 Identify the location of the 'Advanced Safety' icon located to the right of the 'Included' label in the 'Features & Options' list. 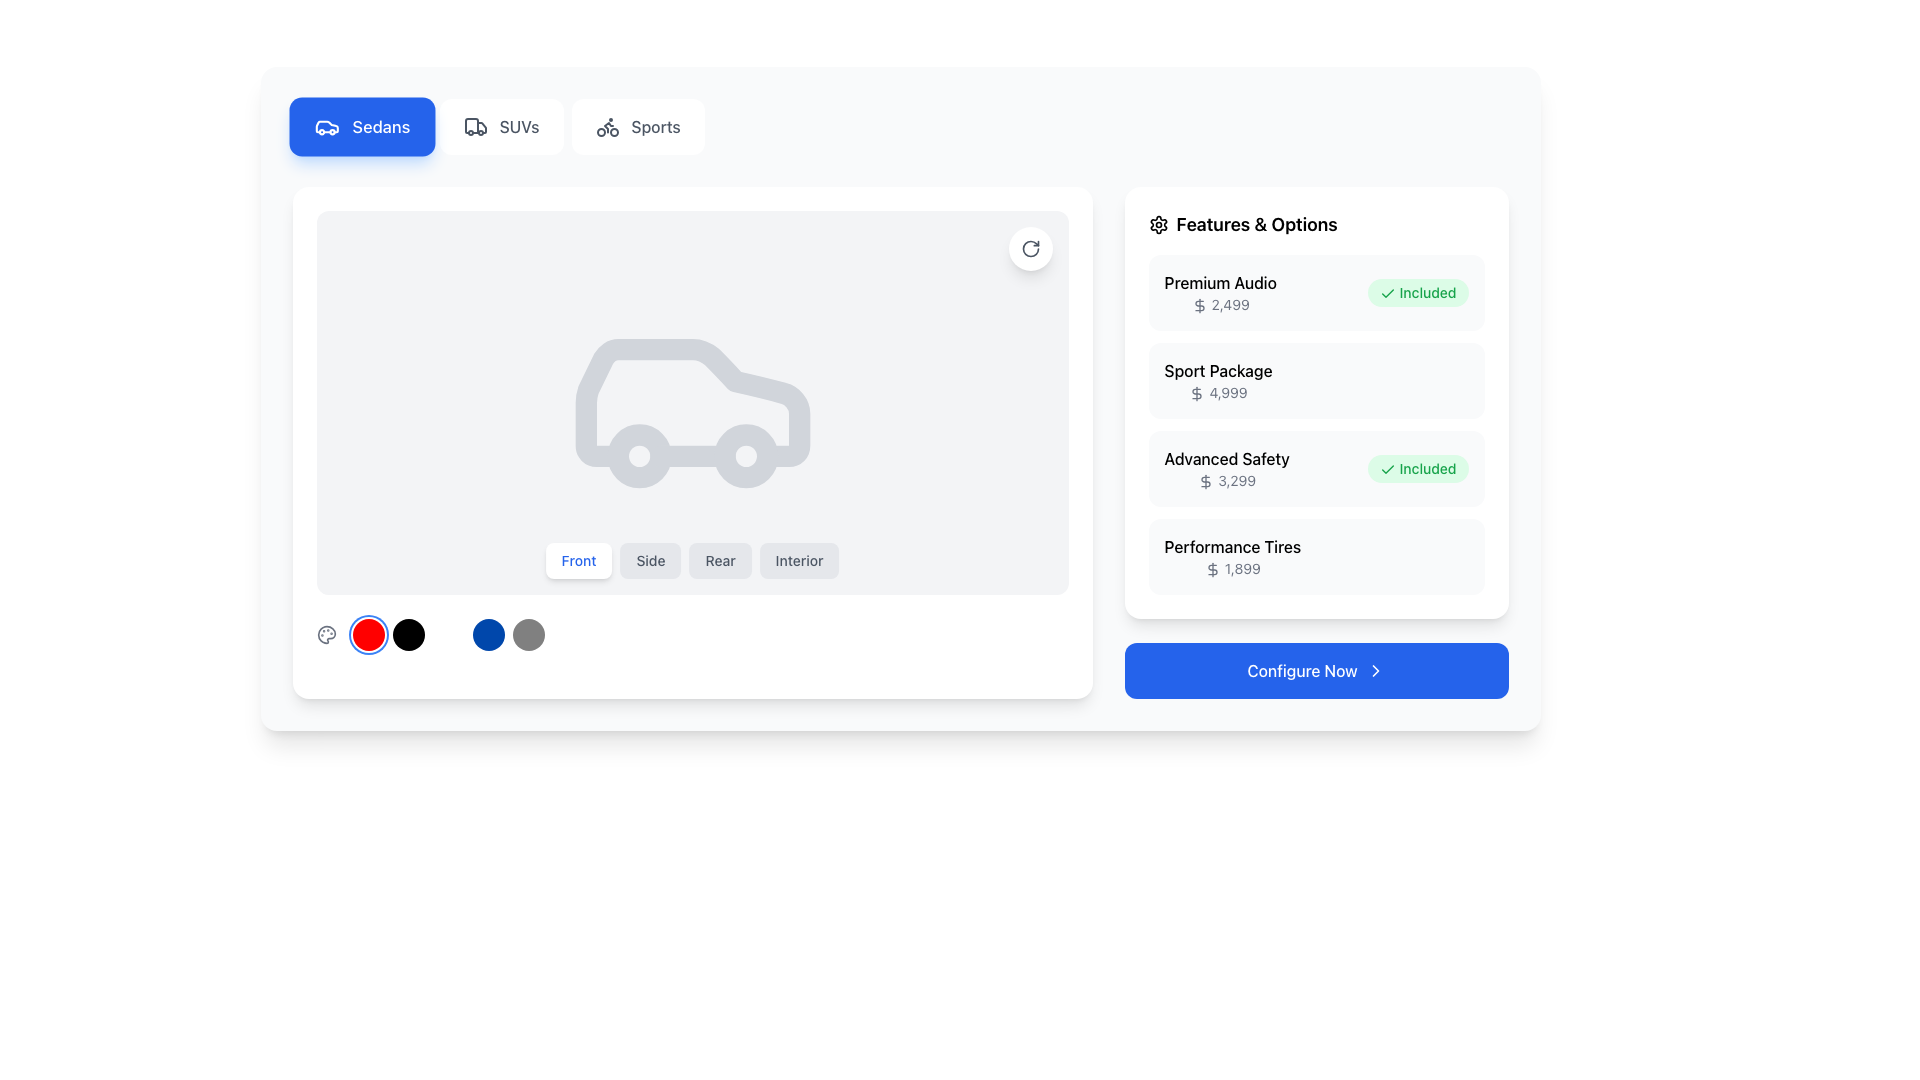
(1386, 470).